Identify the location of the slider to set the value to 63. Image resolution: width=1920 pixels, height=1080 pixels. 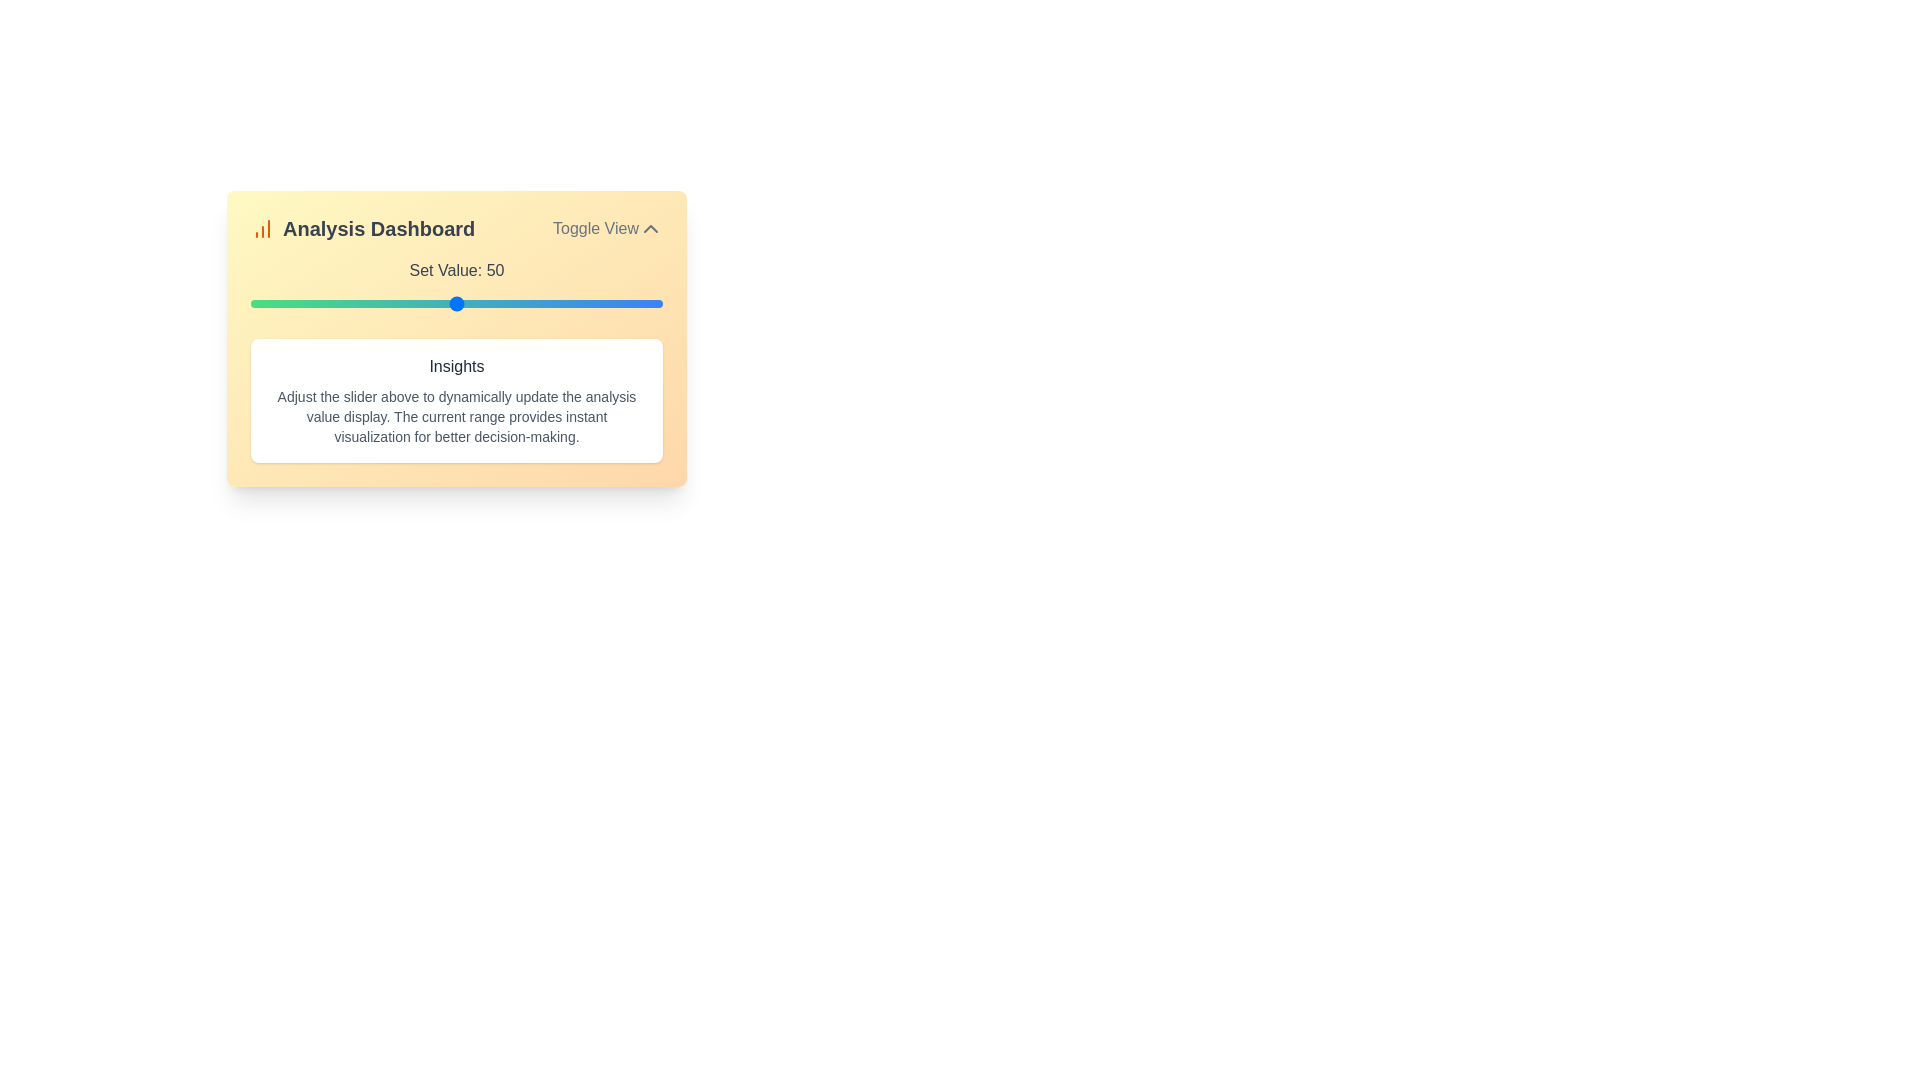
(510, 304).